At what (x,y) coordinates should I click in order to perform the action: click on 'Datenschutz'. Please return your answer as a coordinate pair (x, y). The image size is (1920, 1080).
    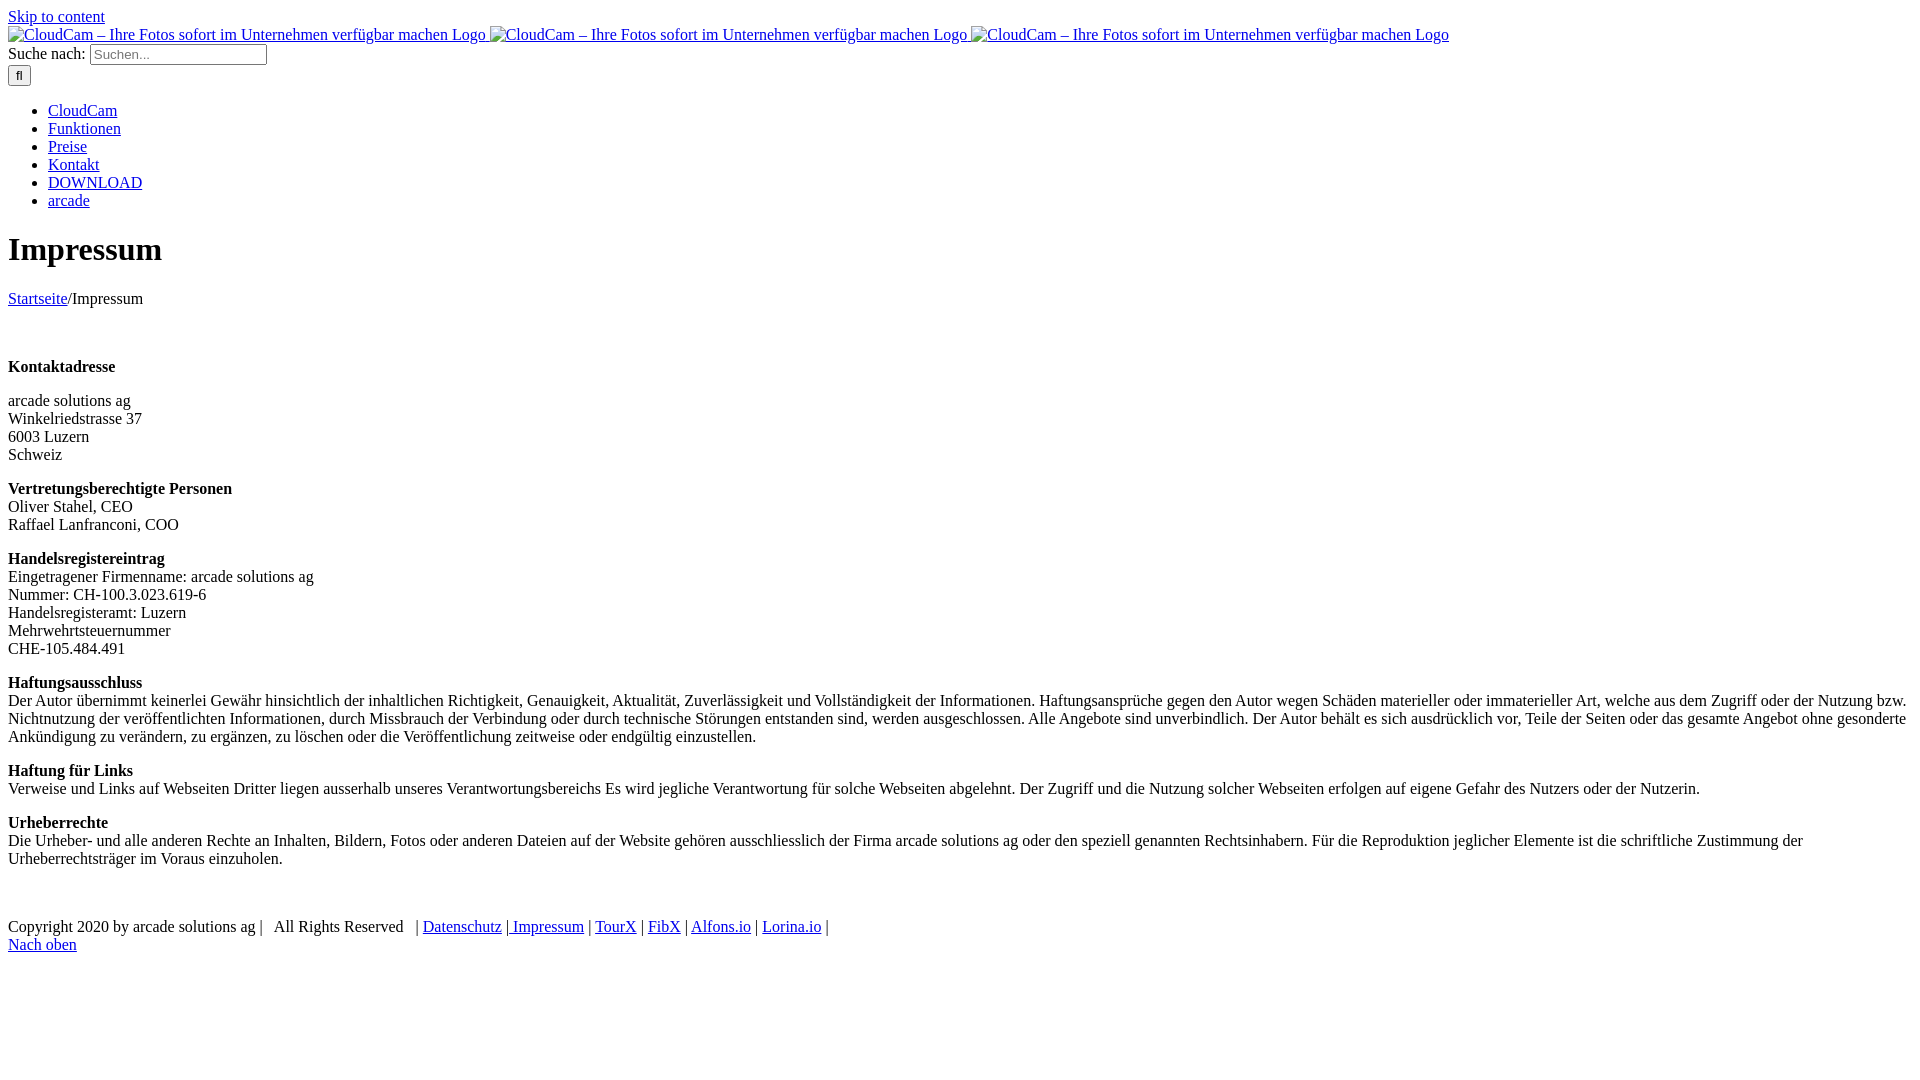
    Looking at the image, I should click on (461, 926).